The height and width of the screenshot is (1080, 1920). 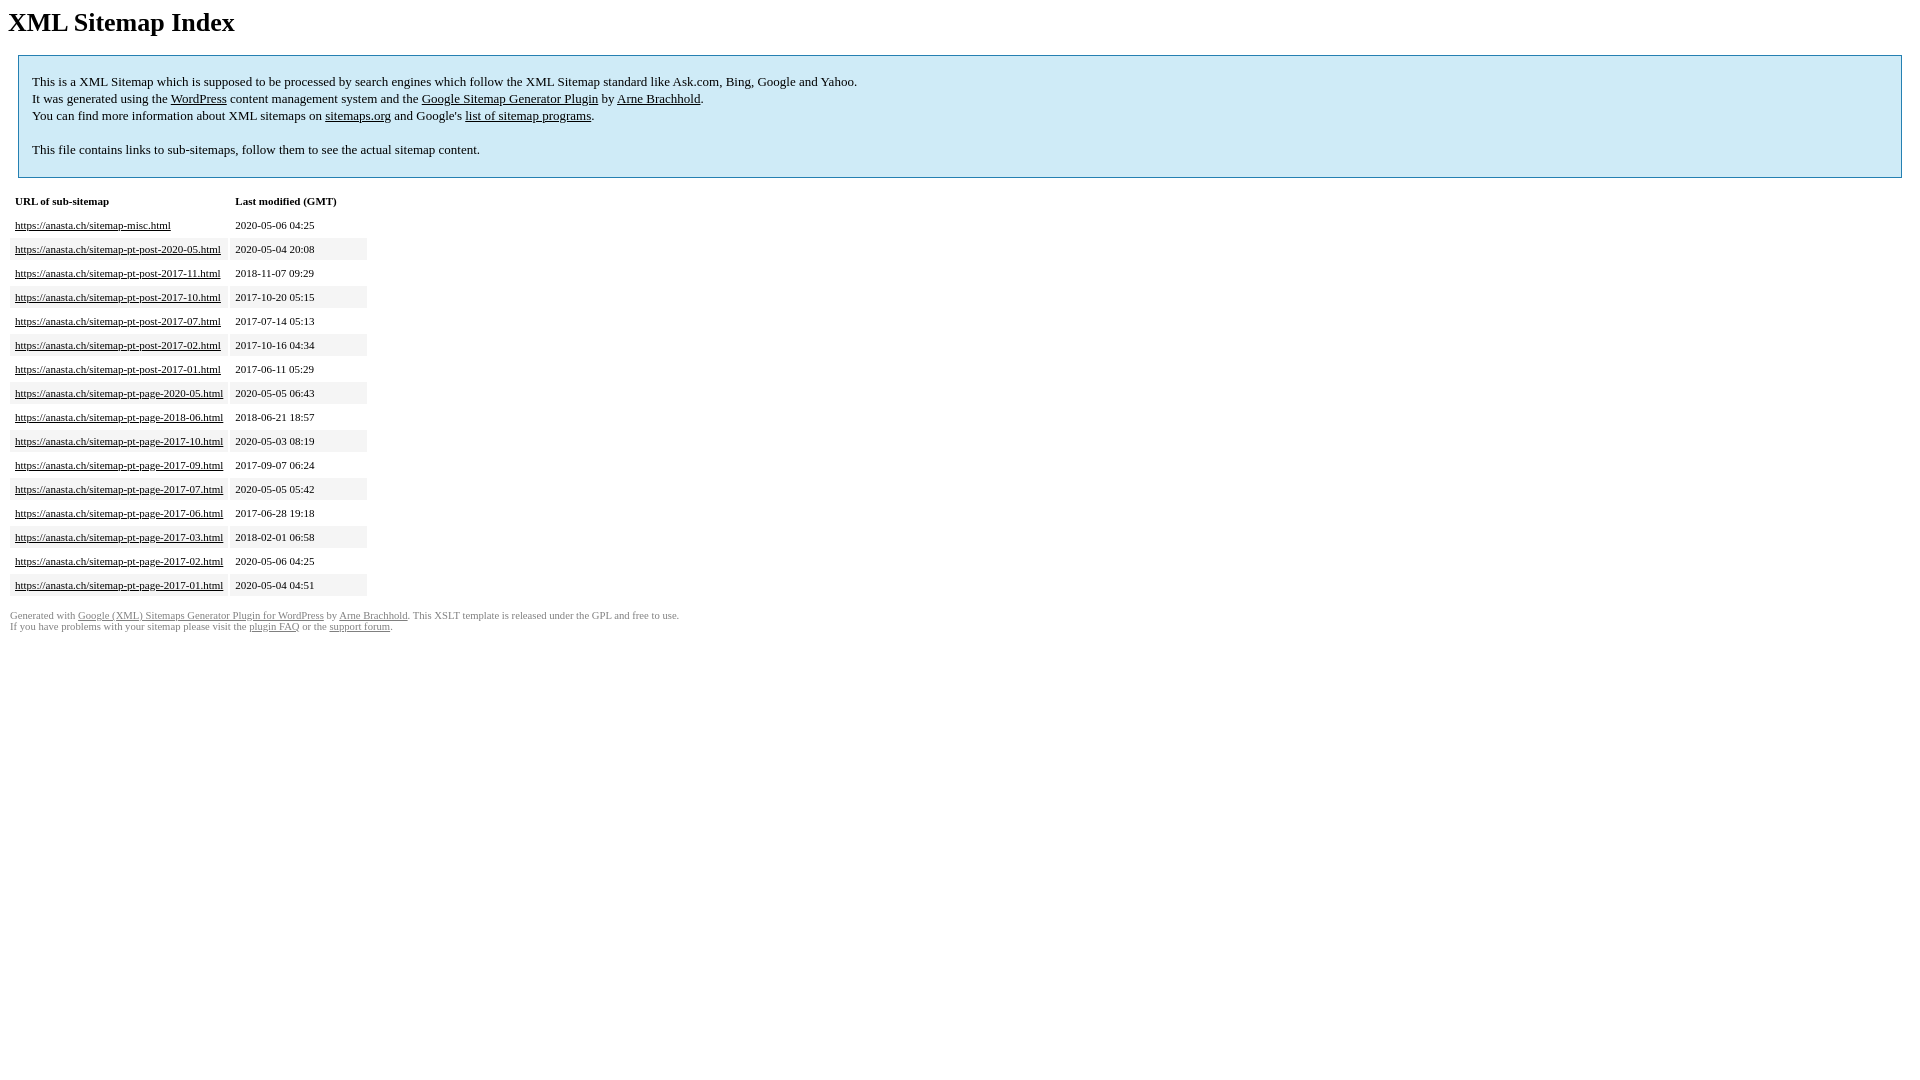 What do you see at coordinates (248, 625) in the screenshot?
I see `'plugin FAQ'` at bounding box center [248, 625].